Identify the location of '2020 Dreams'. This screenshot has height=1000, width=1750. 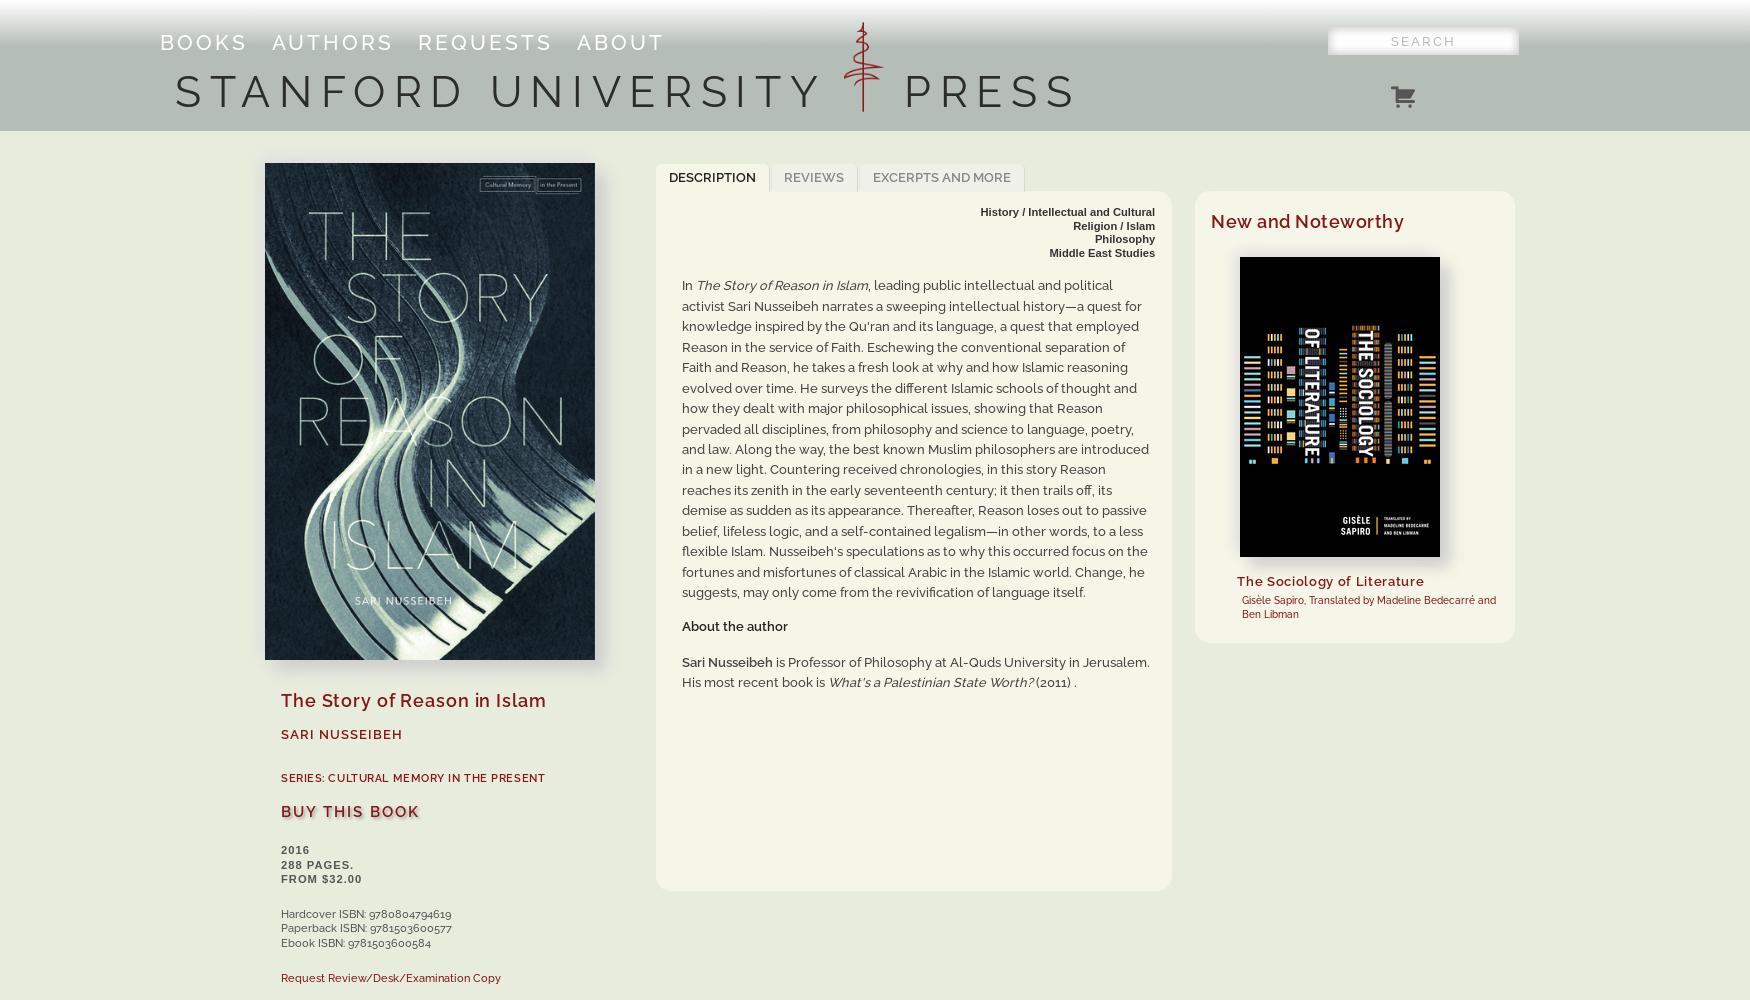
(1568, 495).